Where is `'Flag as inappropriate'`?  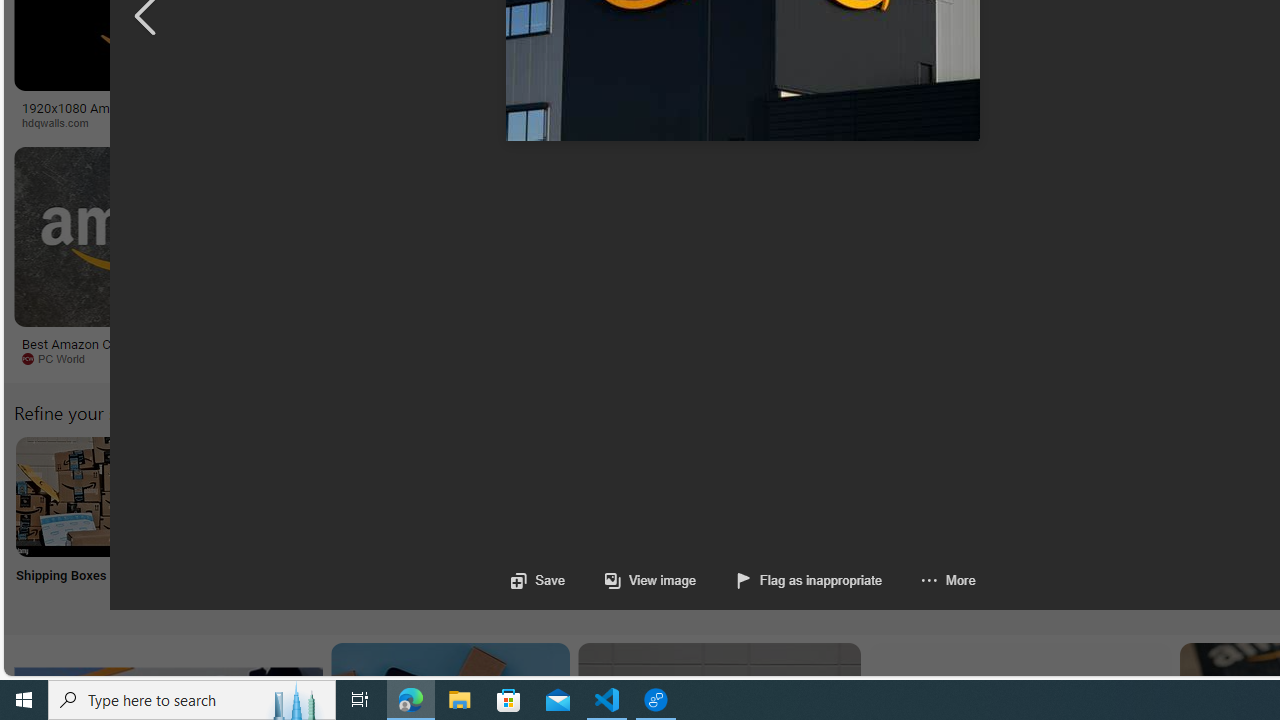
'Flag as inappropriate' is located at coordinates (809, 580).